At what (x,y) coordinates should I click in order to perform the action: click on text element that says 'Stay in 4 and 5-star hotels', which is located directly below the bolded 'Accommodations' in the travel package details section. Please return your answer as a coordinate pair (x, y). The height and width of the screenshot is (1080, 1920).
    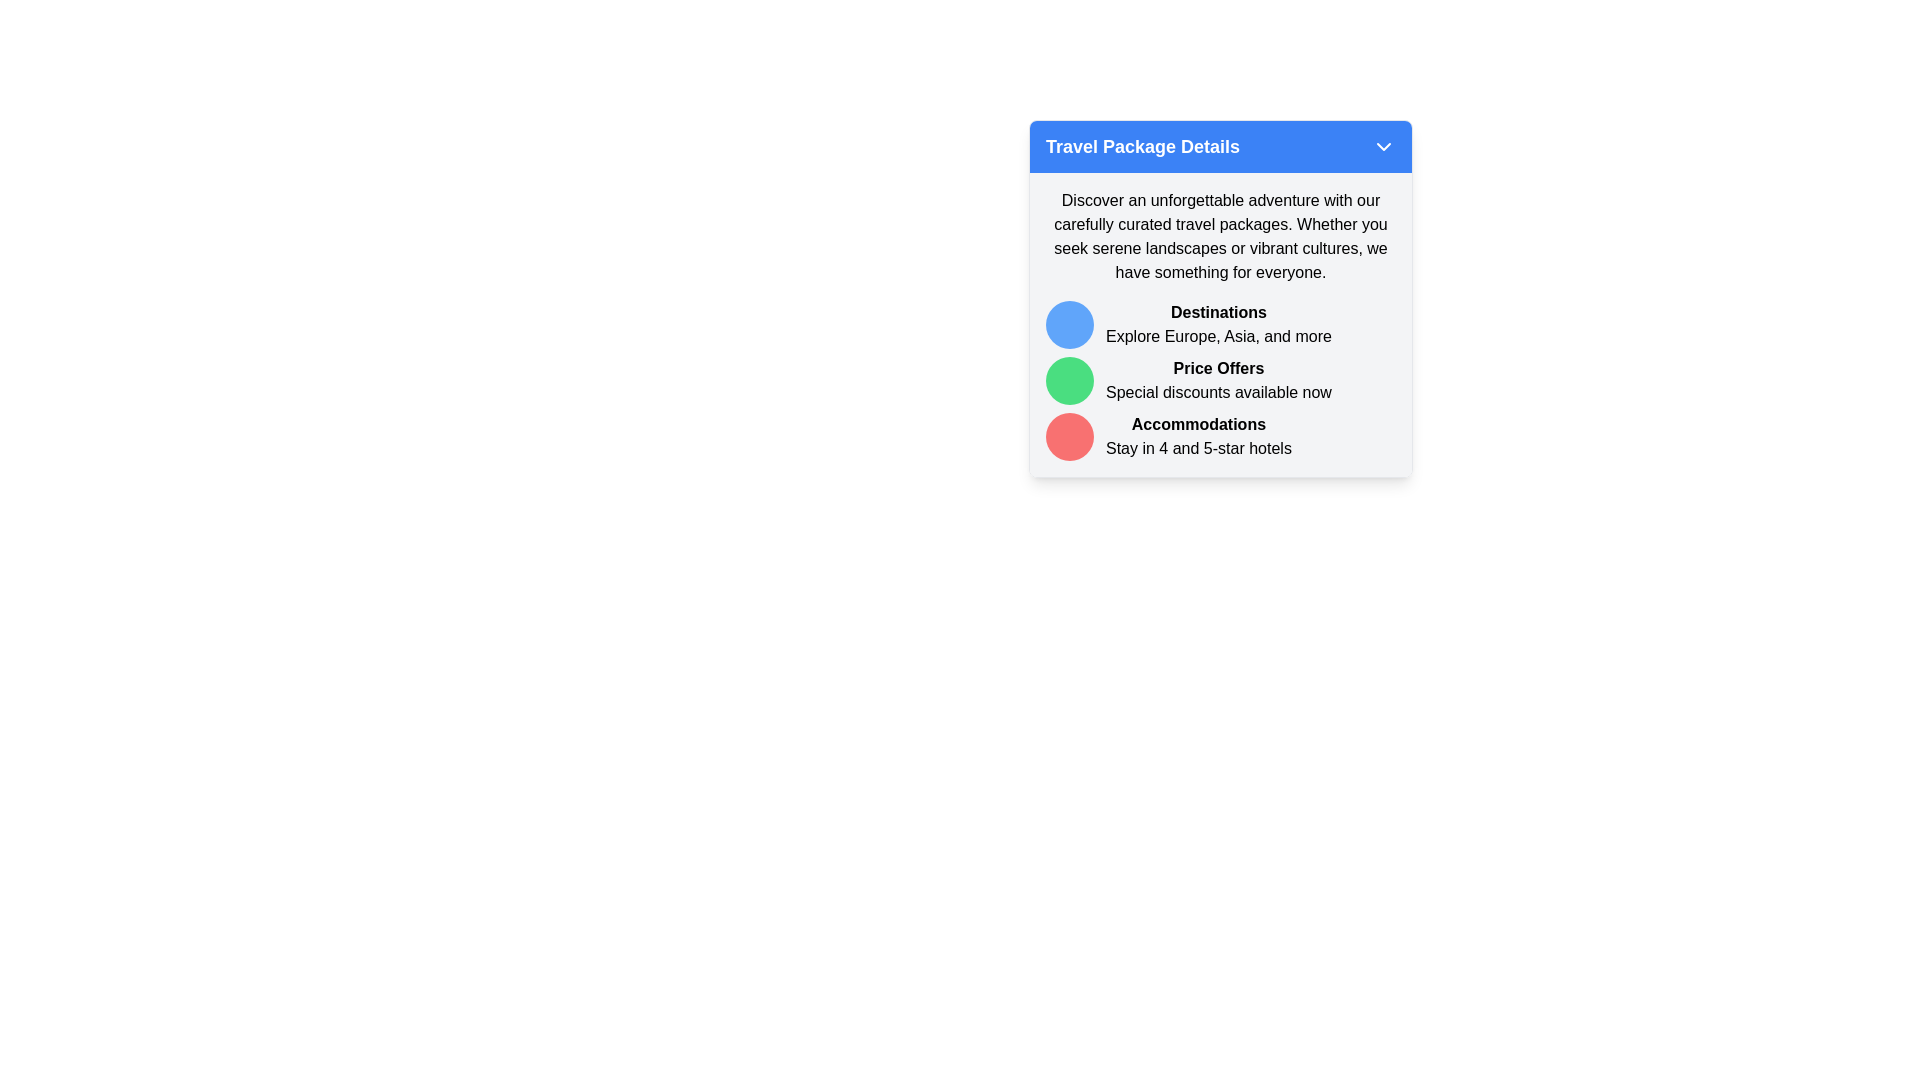
    Looking at the image, I should click on (1199, 447).